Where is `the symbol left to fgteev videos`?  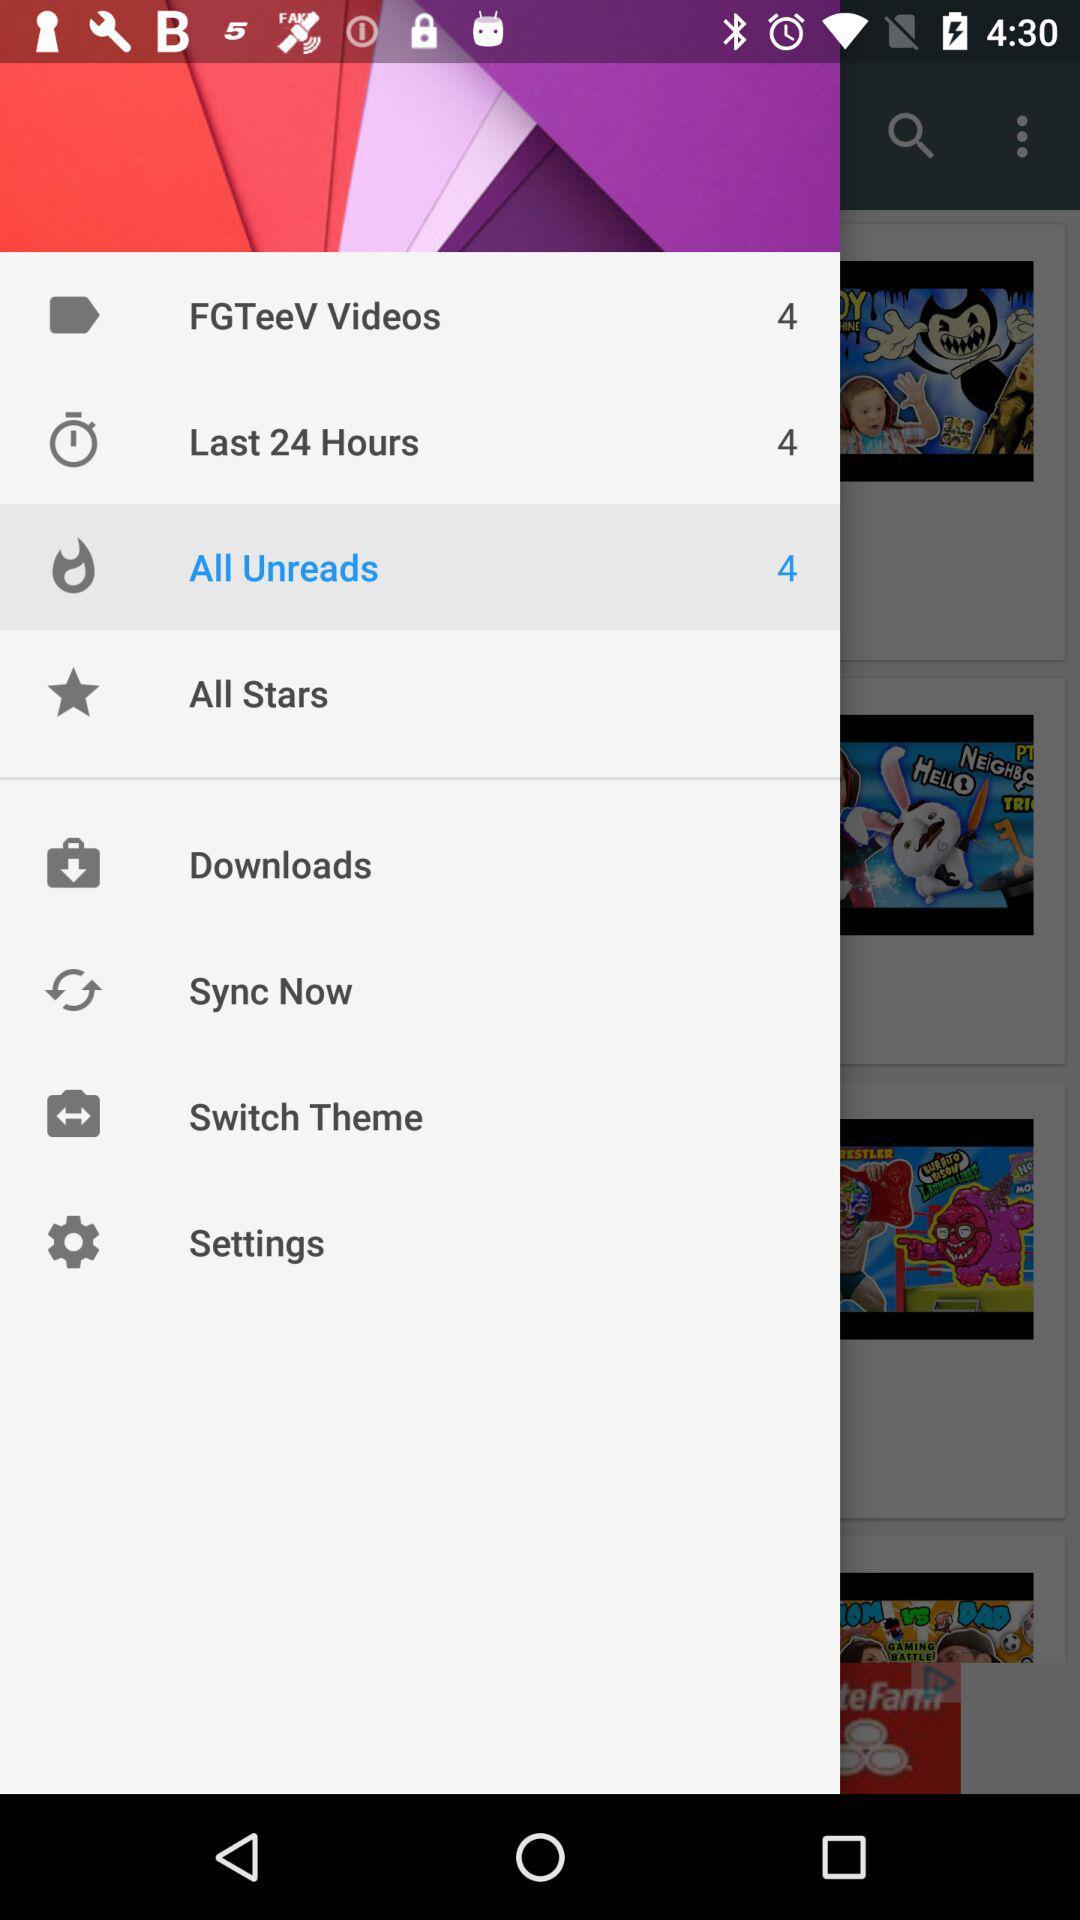 the symbol left to fgteev videos is located at coordinates (72, 314).